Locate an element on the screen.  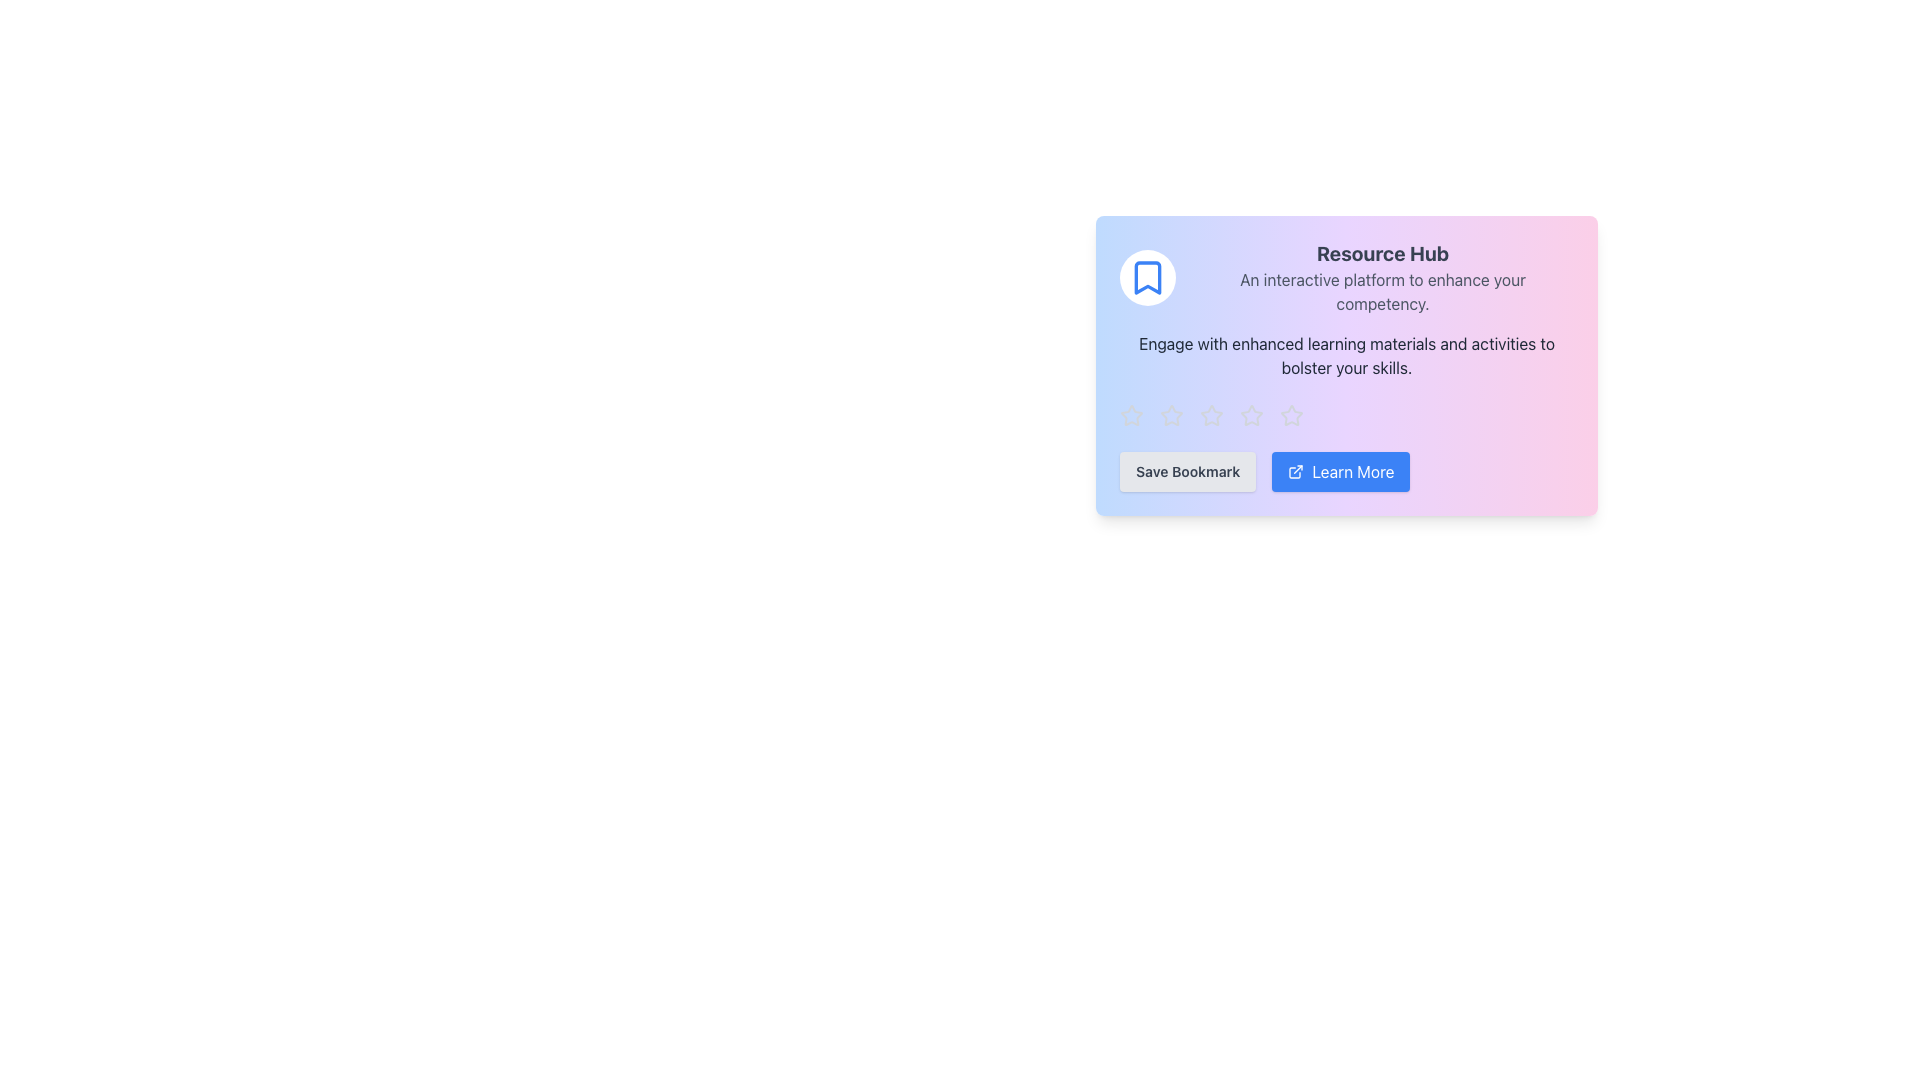
the second star icon in the rating system within the 'Resource Hub' dialog box for keyboard navigation is located at coordinates (1251, 414).